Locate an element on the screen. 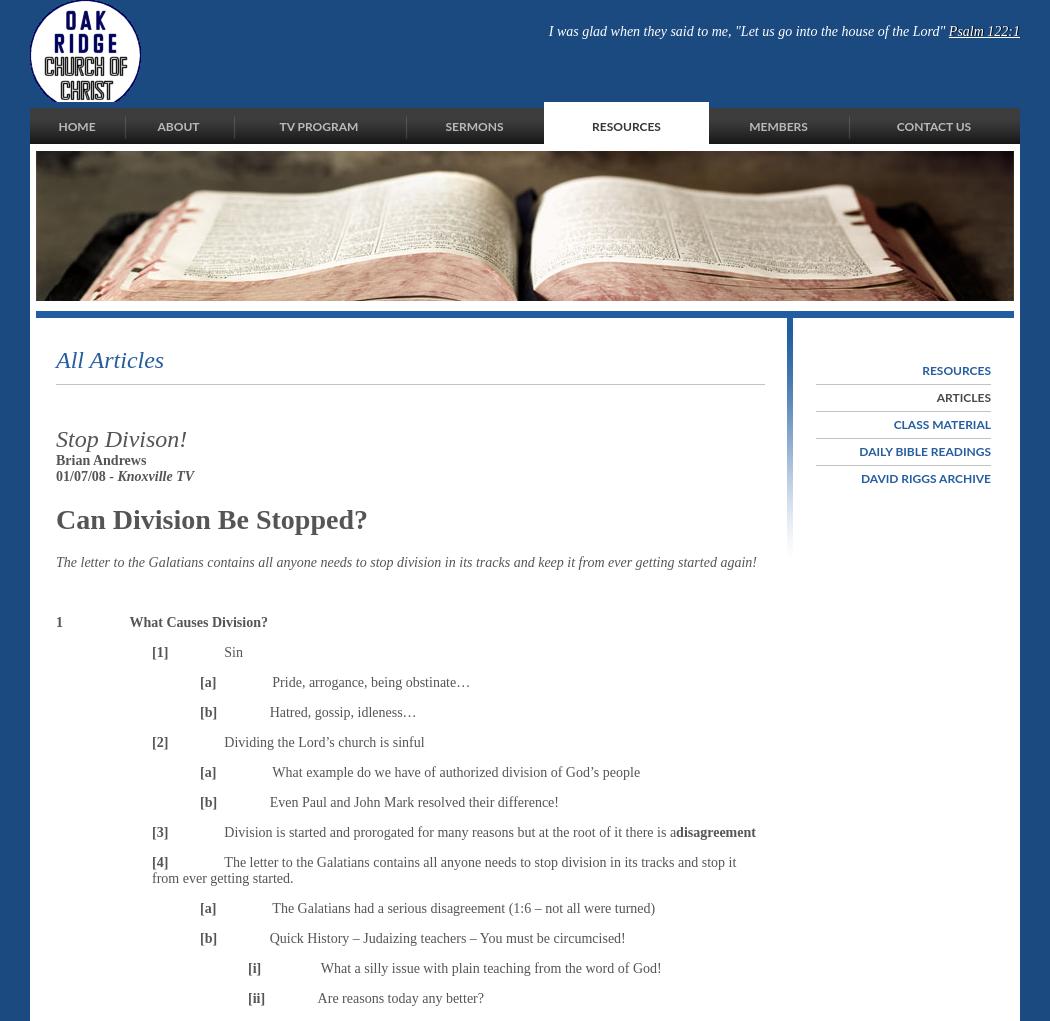  'Stop Divison!' is located at coordinates (120, 439).